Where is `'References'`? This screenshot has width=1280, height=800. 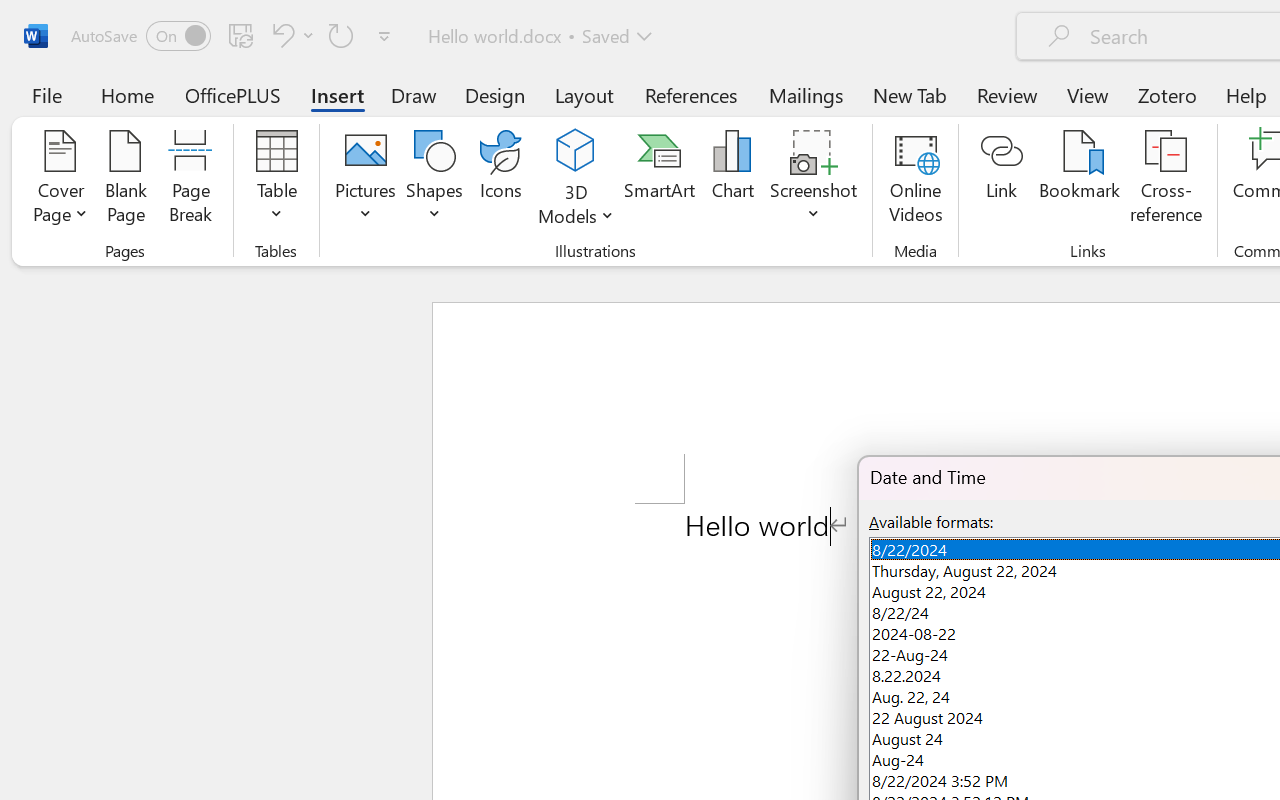
'References' is located at coordinates (691, 94).